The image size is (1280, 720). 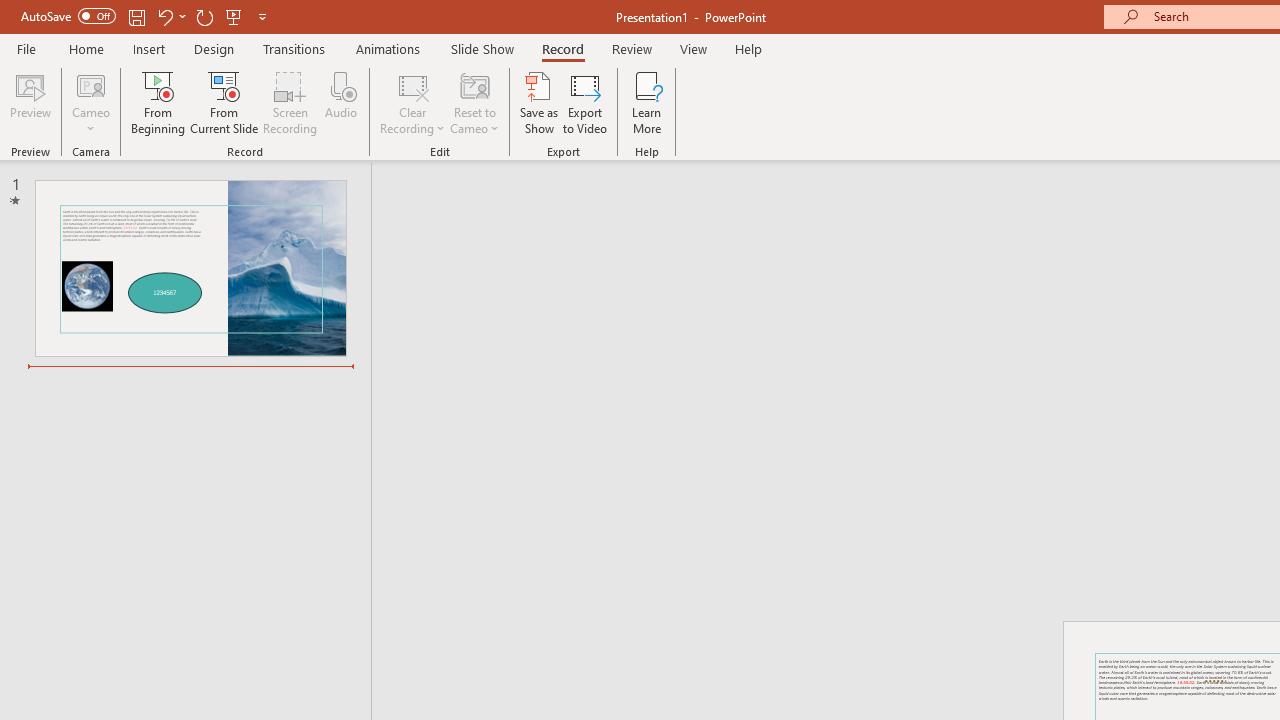 I want to click on 'Save as Show', so click(x=539, y=103).